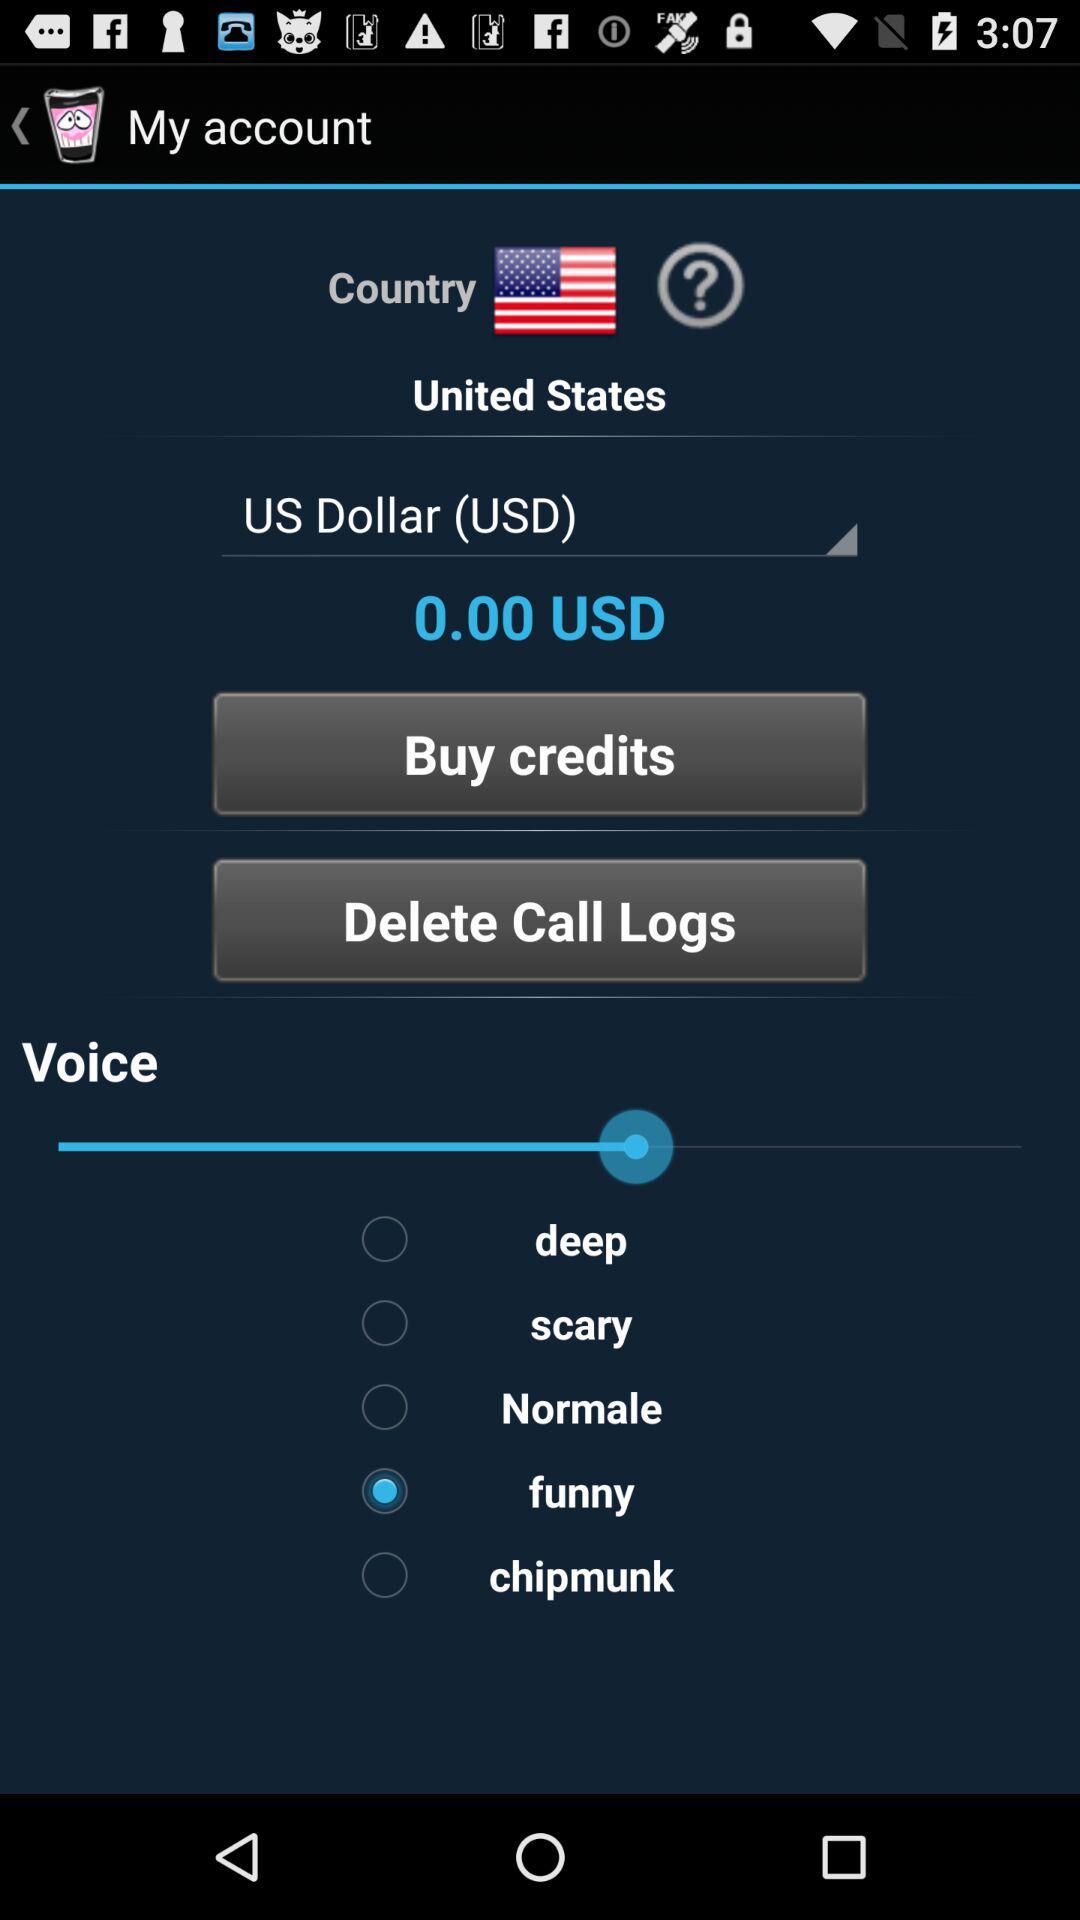 The height and width of the screenshot is (1920, 1080). What do you see at coordinates (699, 305) in the screenshot?
I see `the help icon` at bounding box center [699, 305].